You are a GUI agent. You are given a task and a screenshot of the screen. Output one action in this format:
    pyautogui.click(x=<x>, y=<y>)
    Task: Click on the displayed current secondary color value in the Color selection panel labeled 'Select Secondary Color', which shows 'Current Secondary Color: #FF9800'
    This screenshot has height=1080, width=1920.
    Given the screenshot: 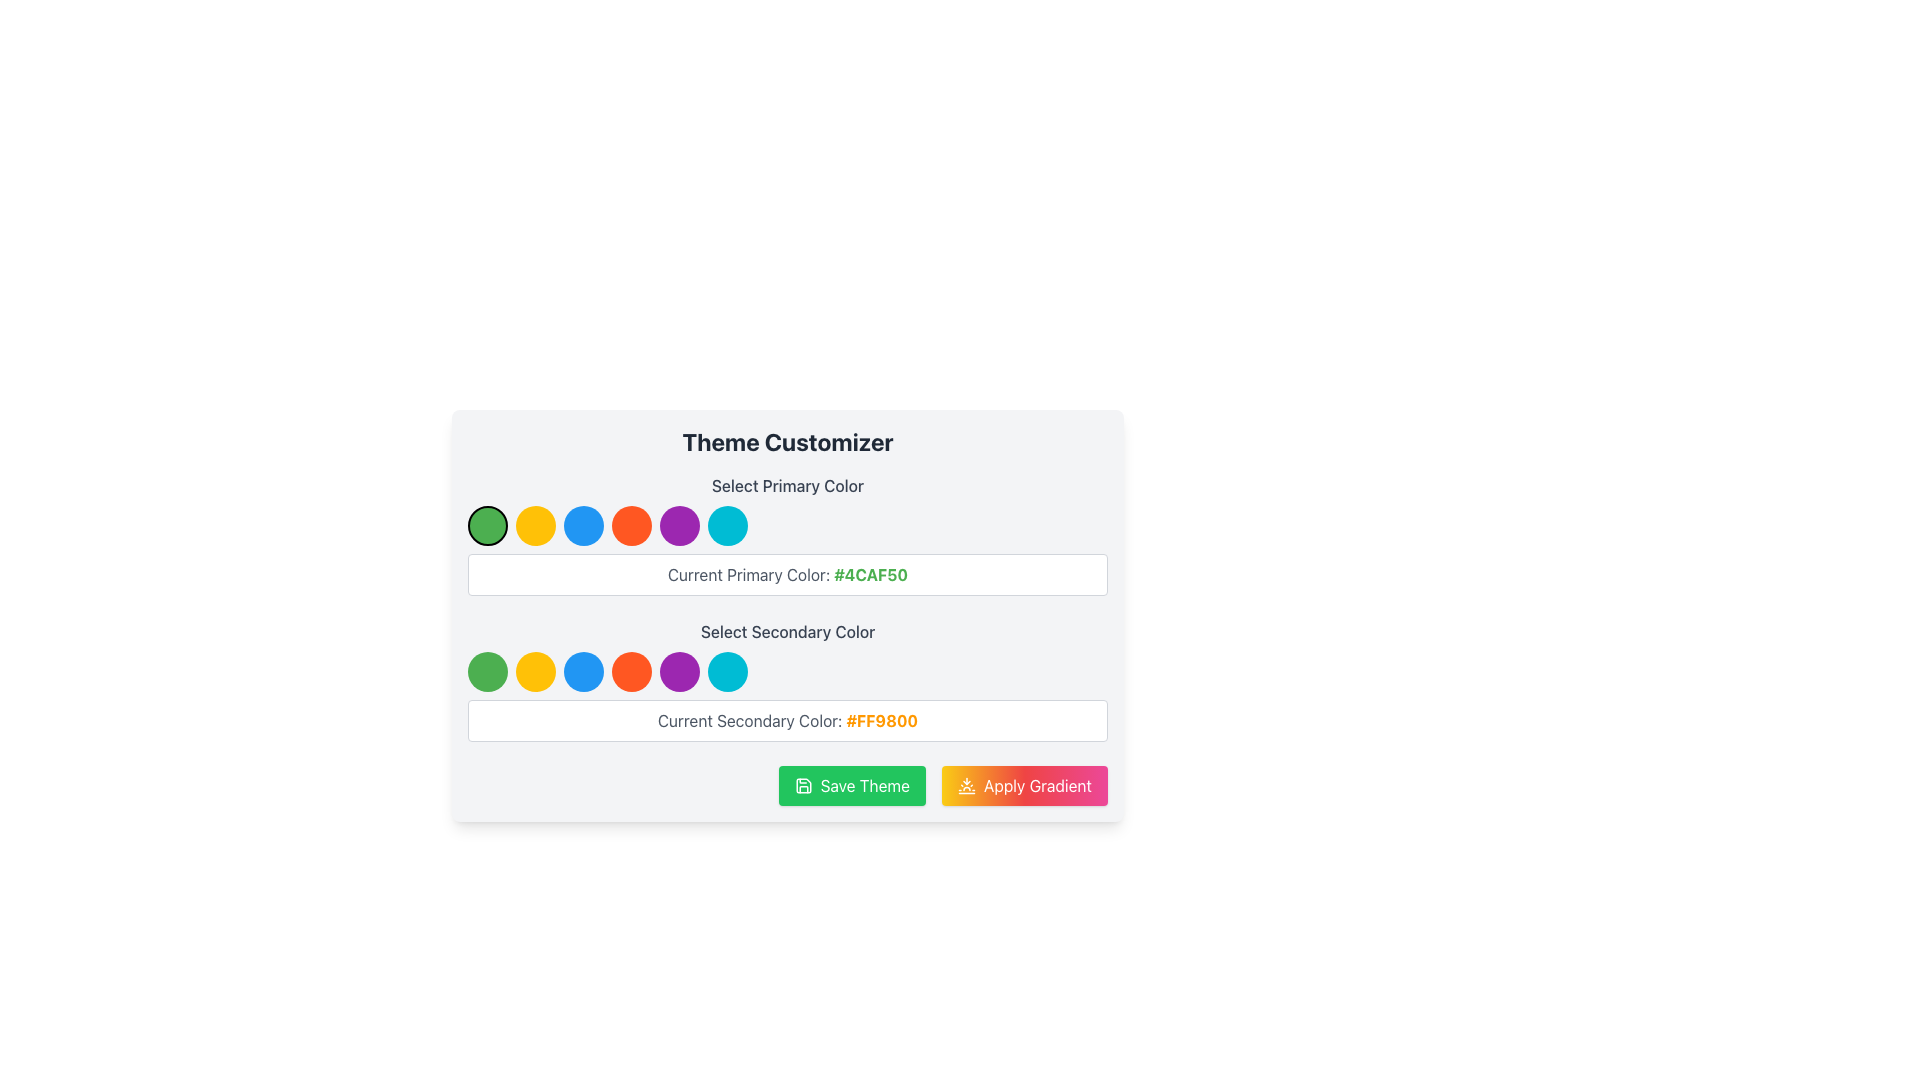 What is the action you would take?
    pyautogui.click(x=786, y=680)
    